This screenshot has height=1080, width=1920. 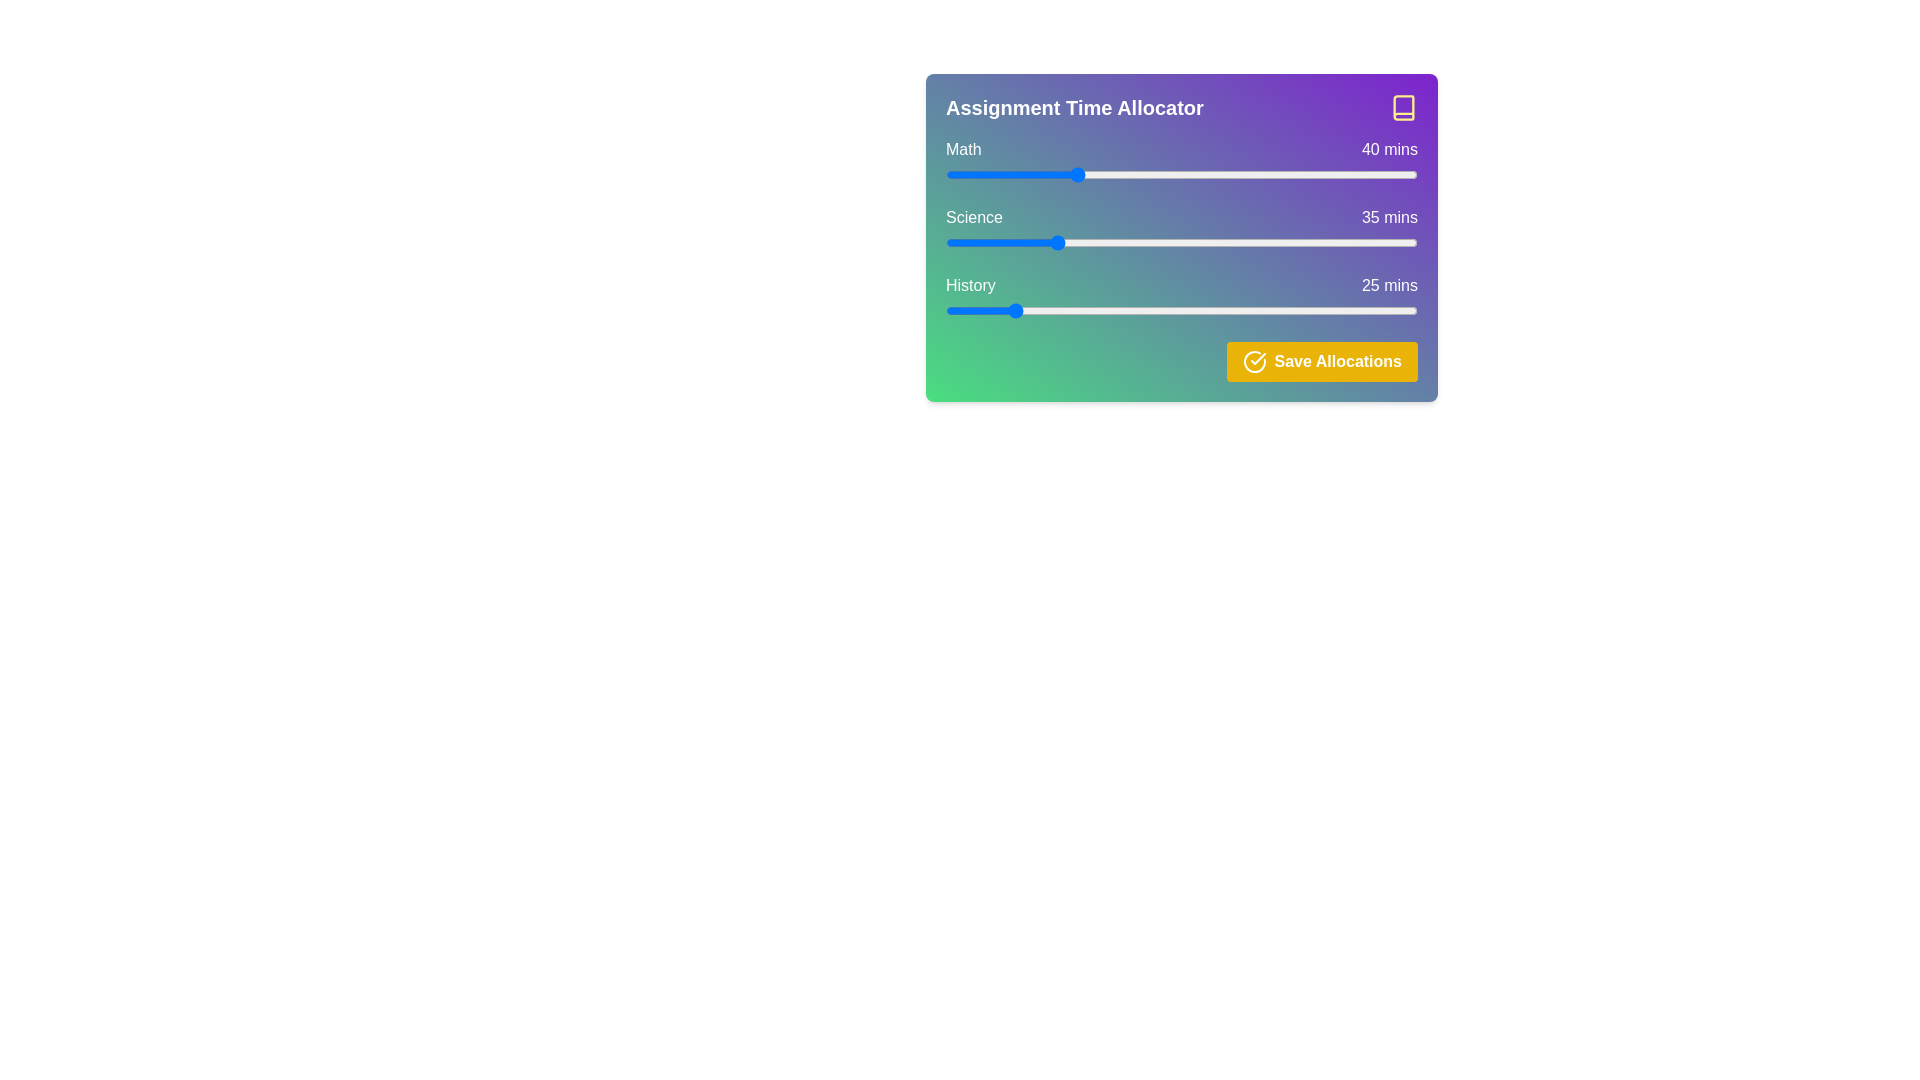 I want to click on the yellow book icon located in the top right corner of the 'Assignment Time Allocator' header, so click(x=1402, y=108).